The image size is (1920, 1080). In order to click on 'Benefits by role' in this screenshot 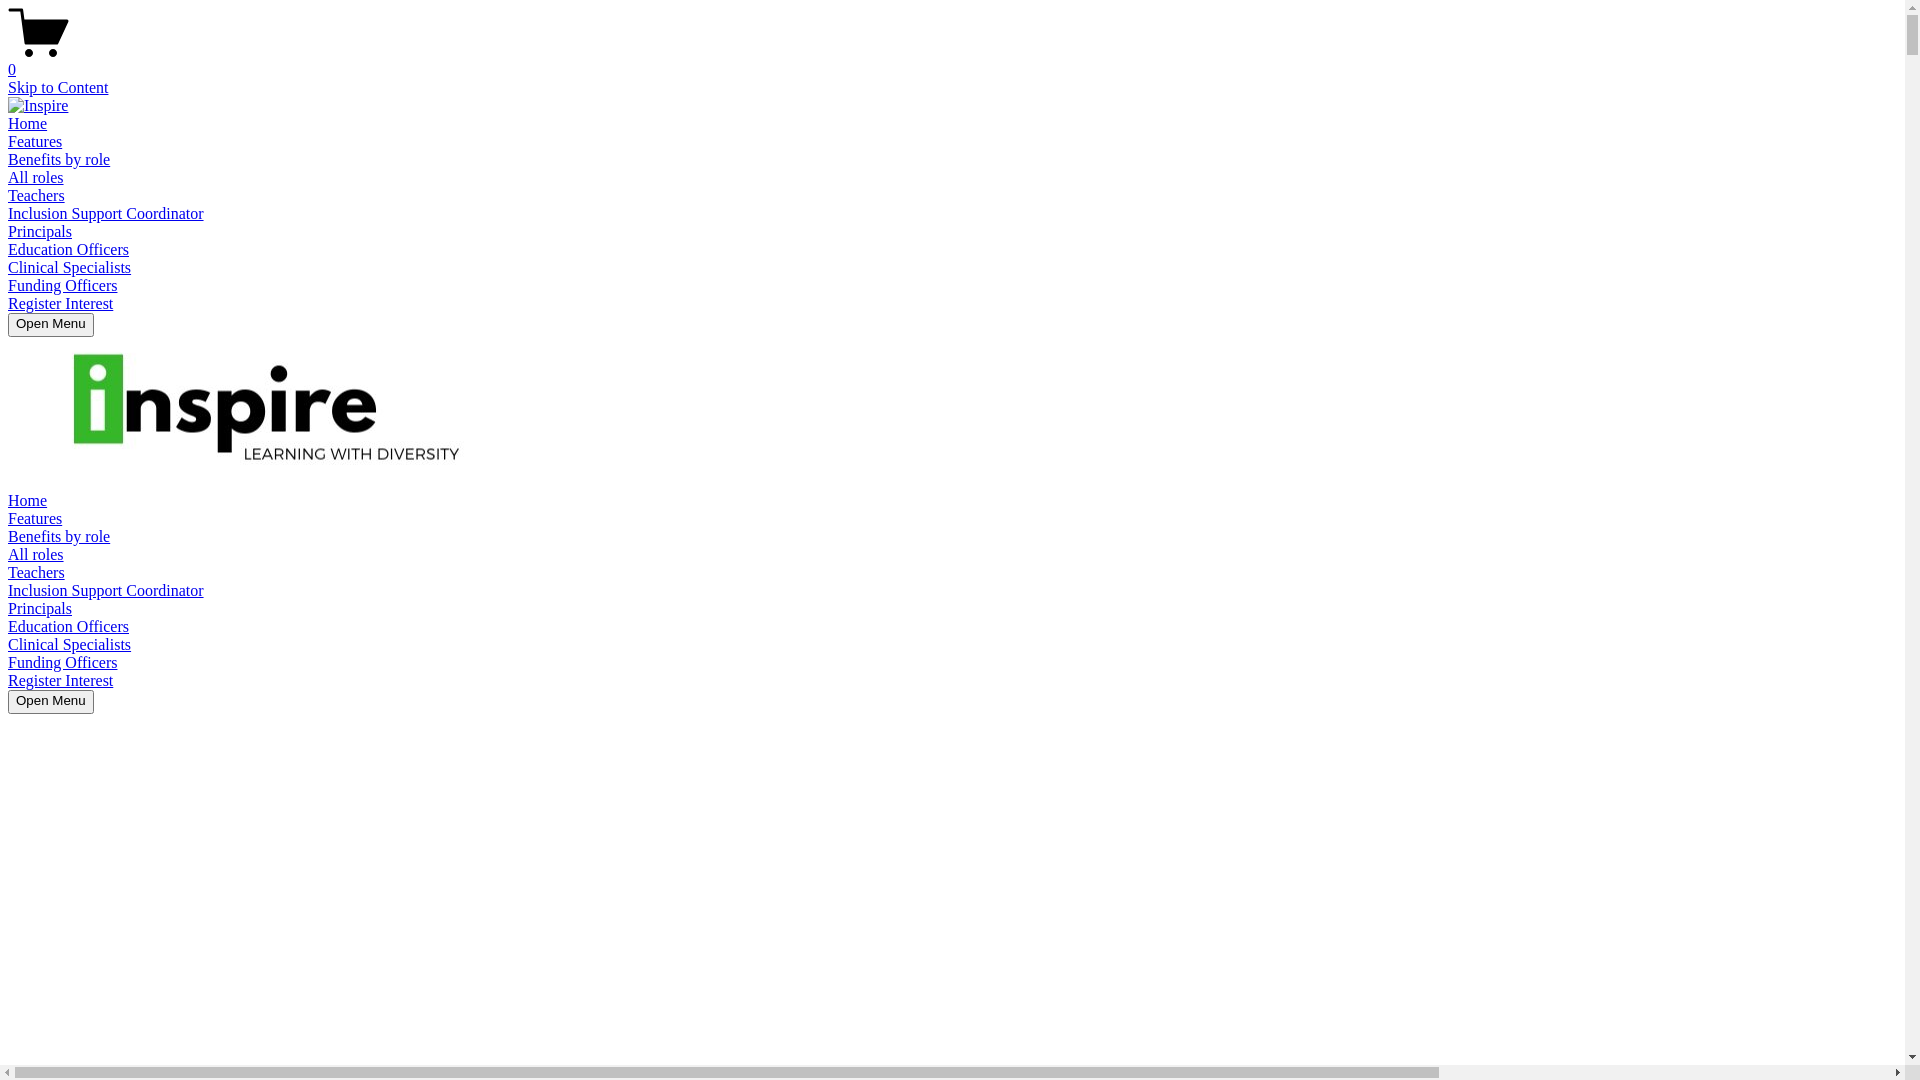, I will do `click(58, 535)`.